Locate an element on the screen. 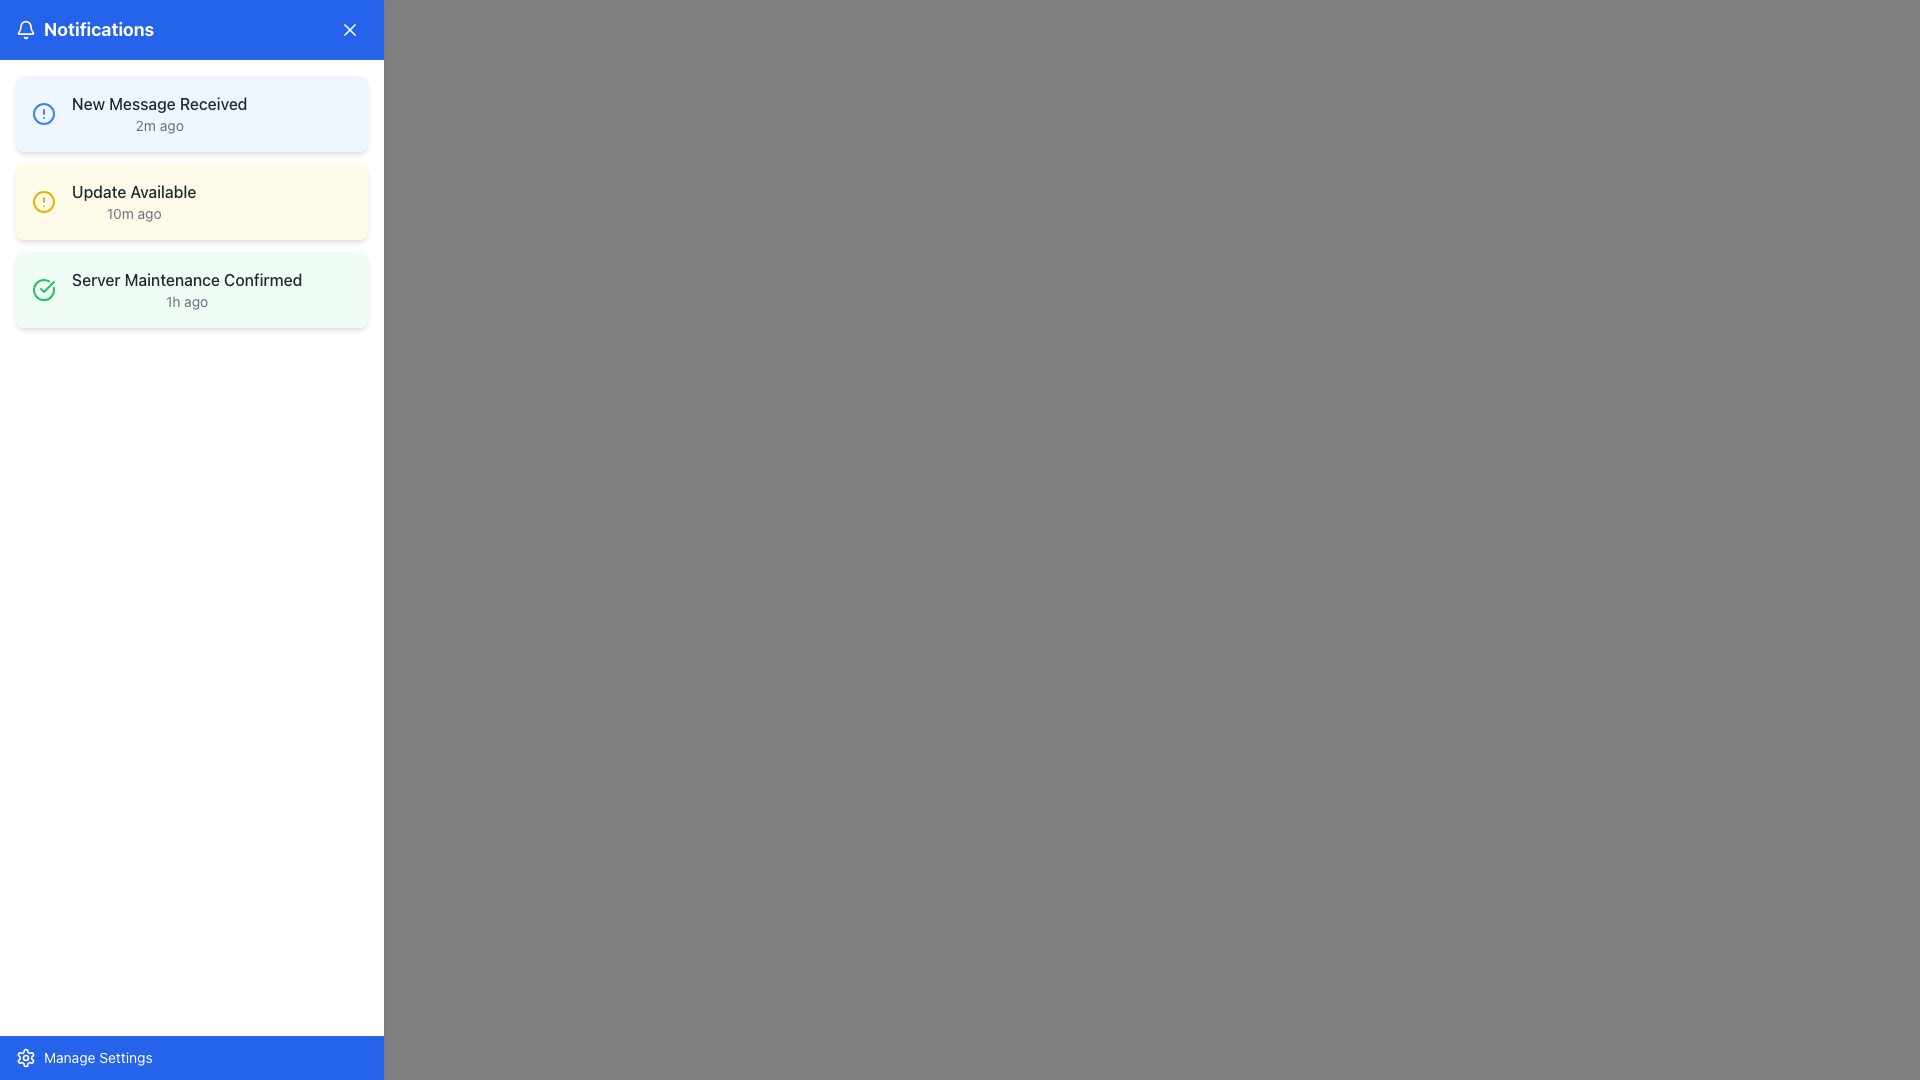 Image resolution: width=1920 pixels, height=1080 pixels. the bell icon that represents notifications, located to the left of the 'Notifications' text in the sidebar header is located at coordinates (25, 30).